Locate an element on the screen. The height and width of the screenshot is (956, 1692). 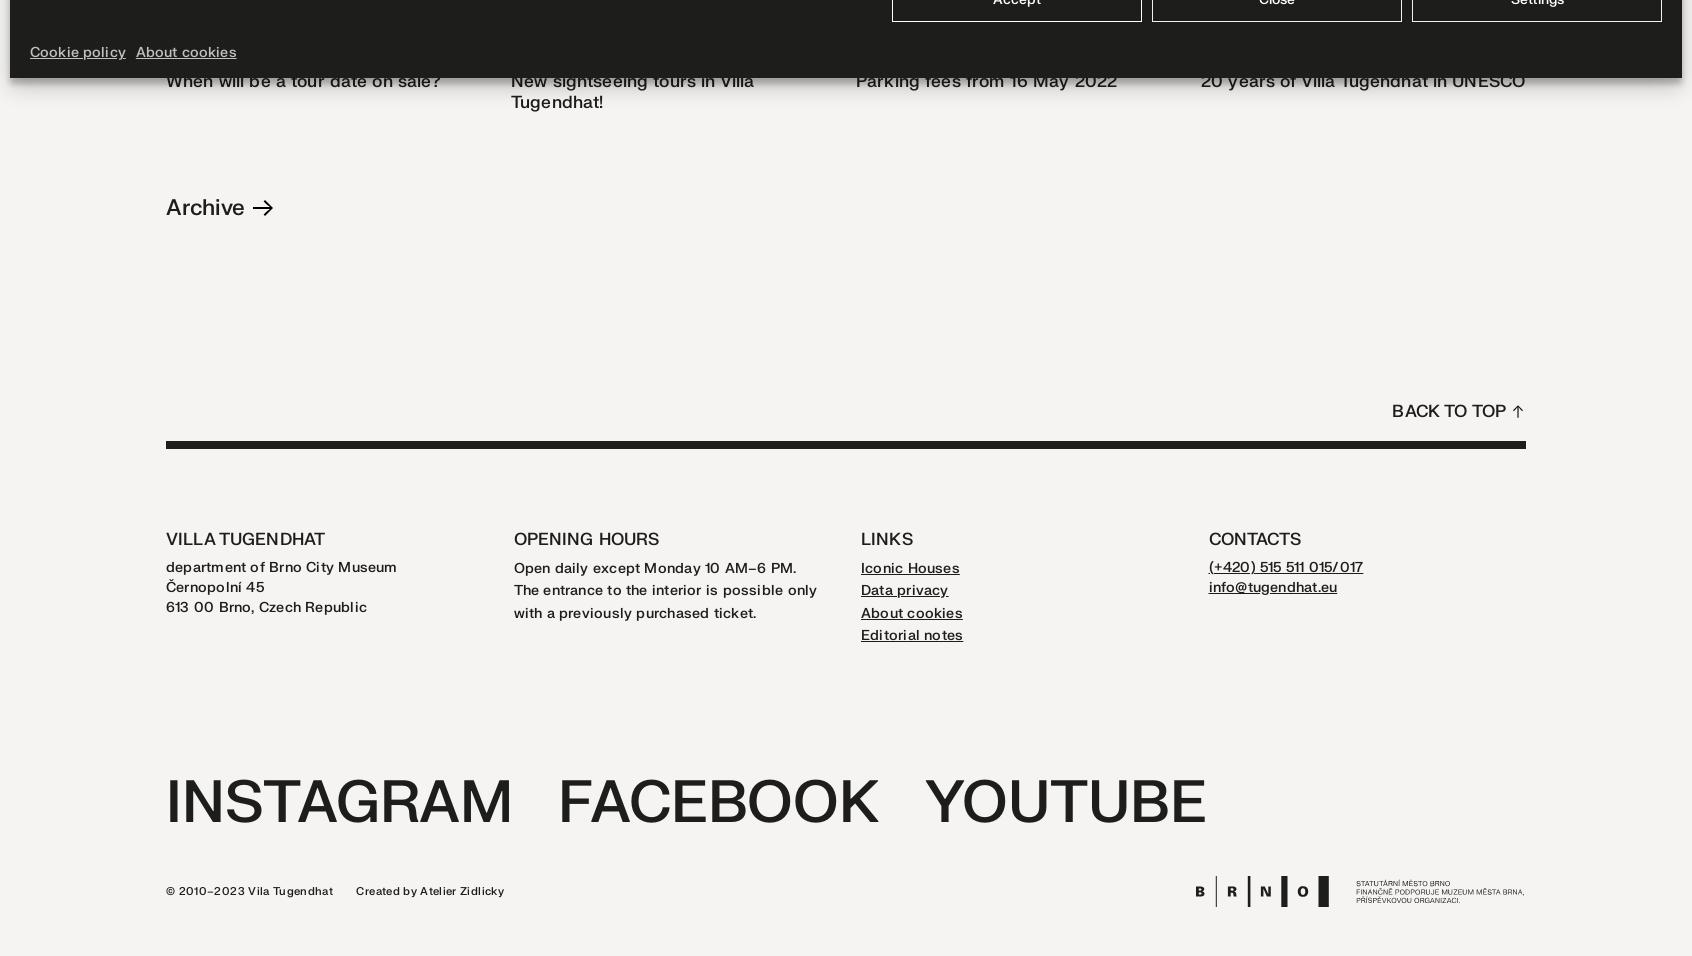
'When will be a tour date on sale?' is located at coordinates (302, 79).